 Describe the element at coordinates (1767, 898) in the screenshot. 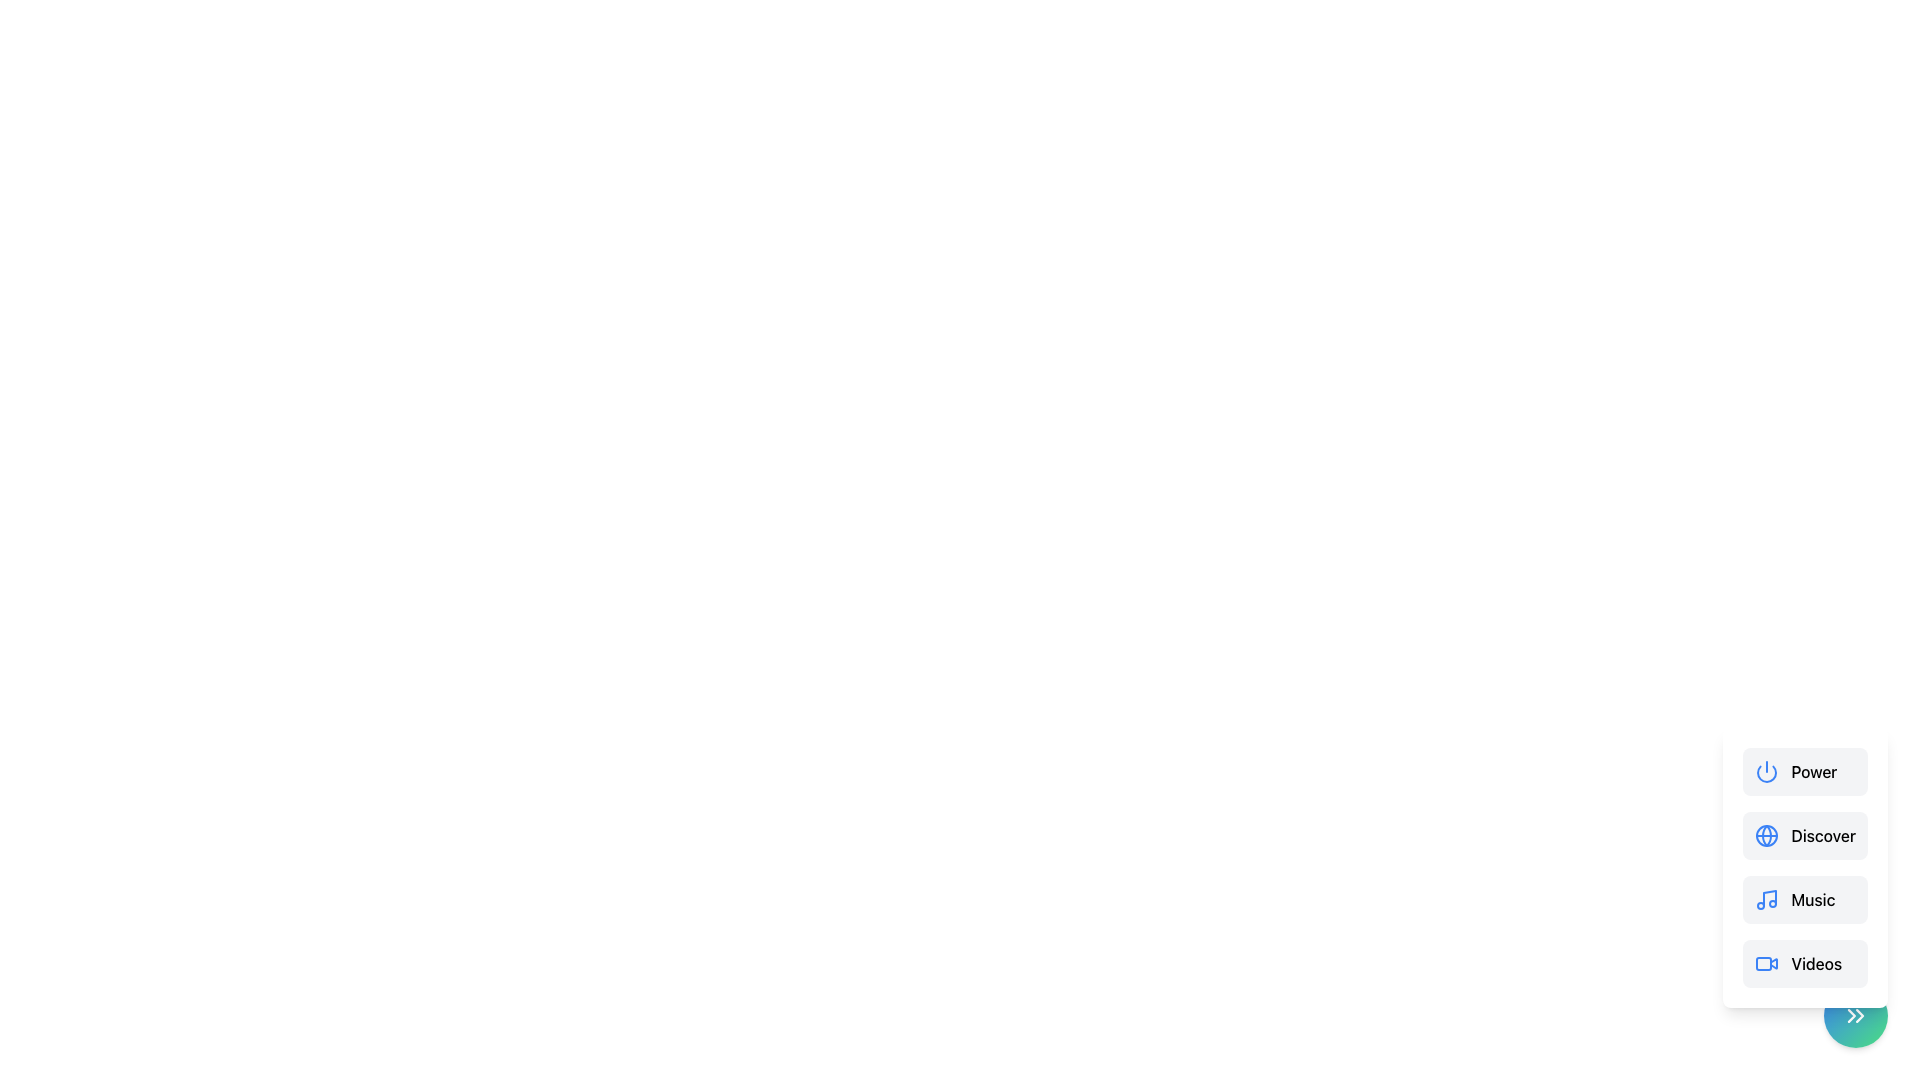

I see `the 'Music' menu item icon on the right side of the interface` at that location.